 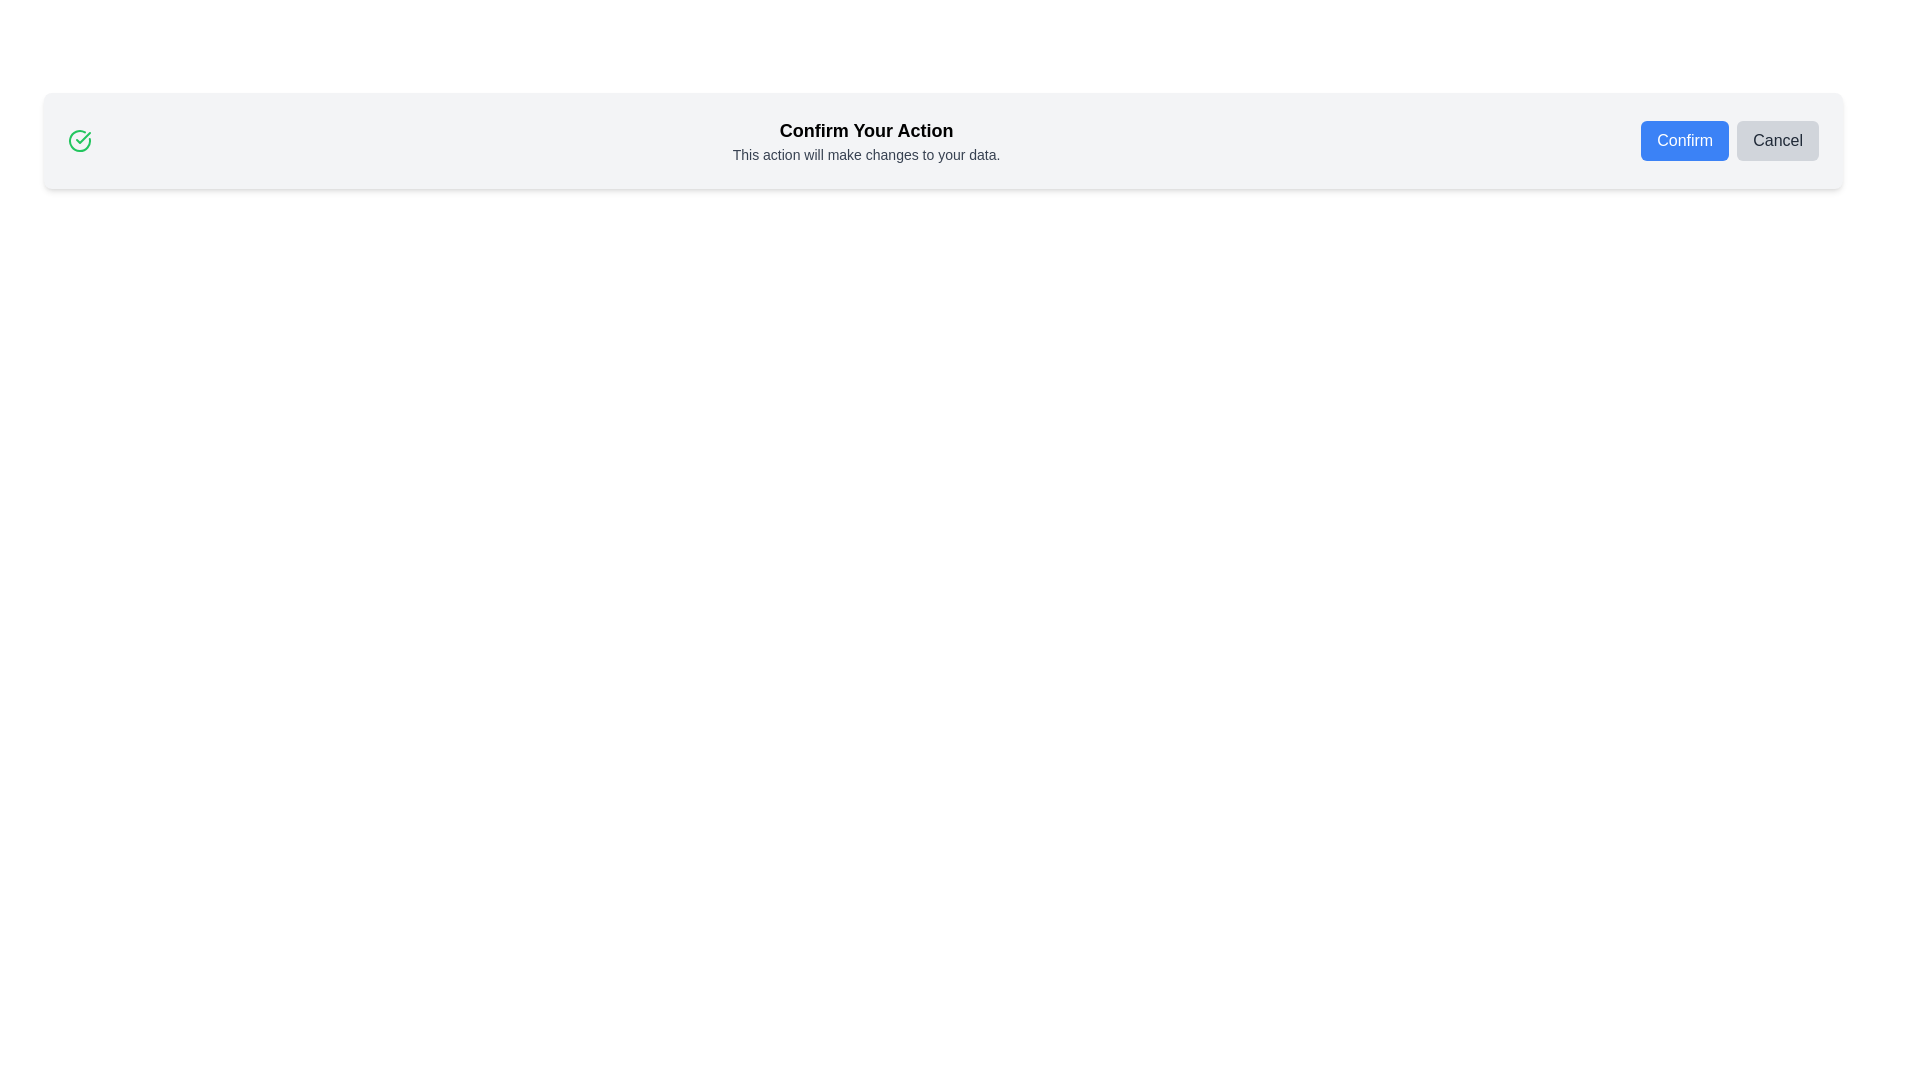 I want to click on the Text Block that contains the bold header 'Confirm Your Action' and the smaller text 'This action will make changes to your data.', so click(x=866, y=140).